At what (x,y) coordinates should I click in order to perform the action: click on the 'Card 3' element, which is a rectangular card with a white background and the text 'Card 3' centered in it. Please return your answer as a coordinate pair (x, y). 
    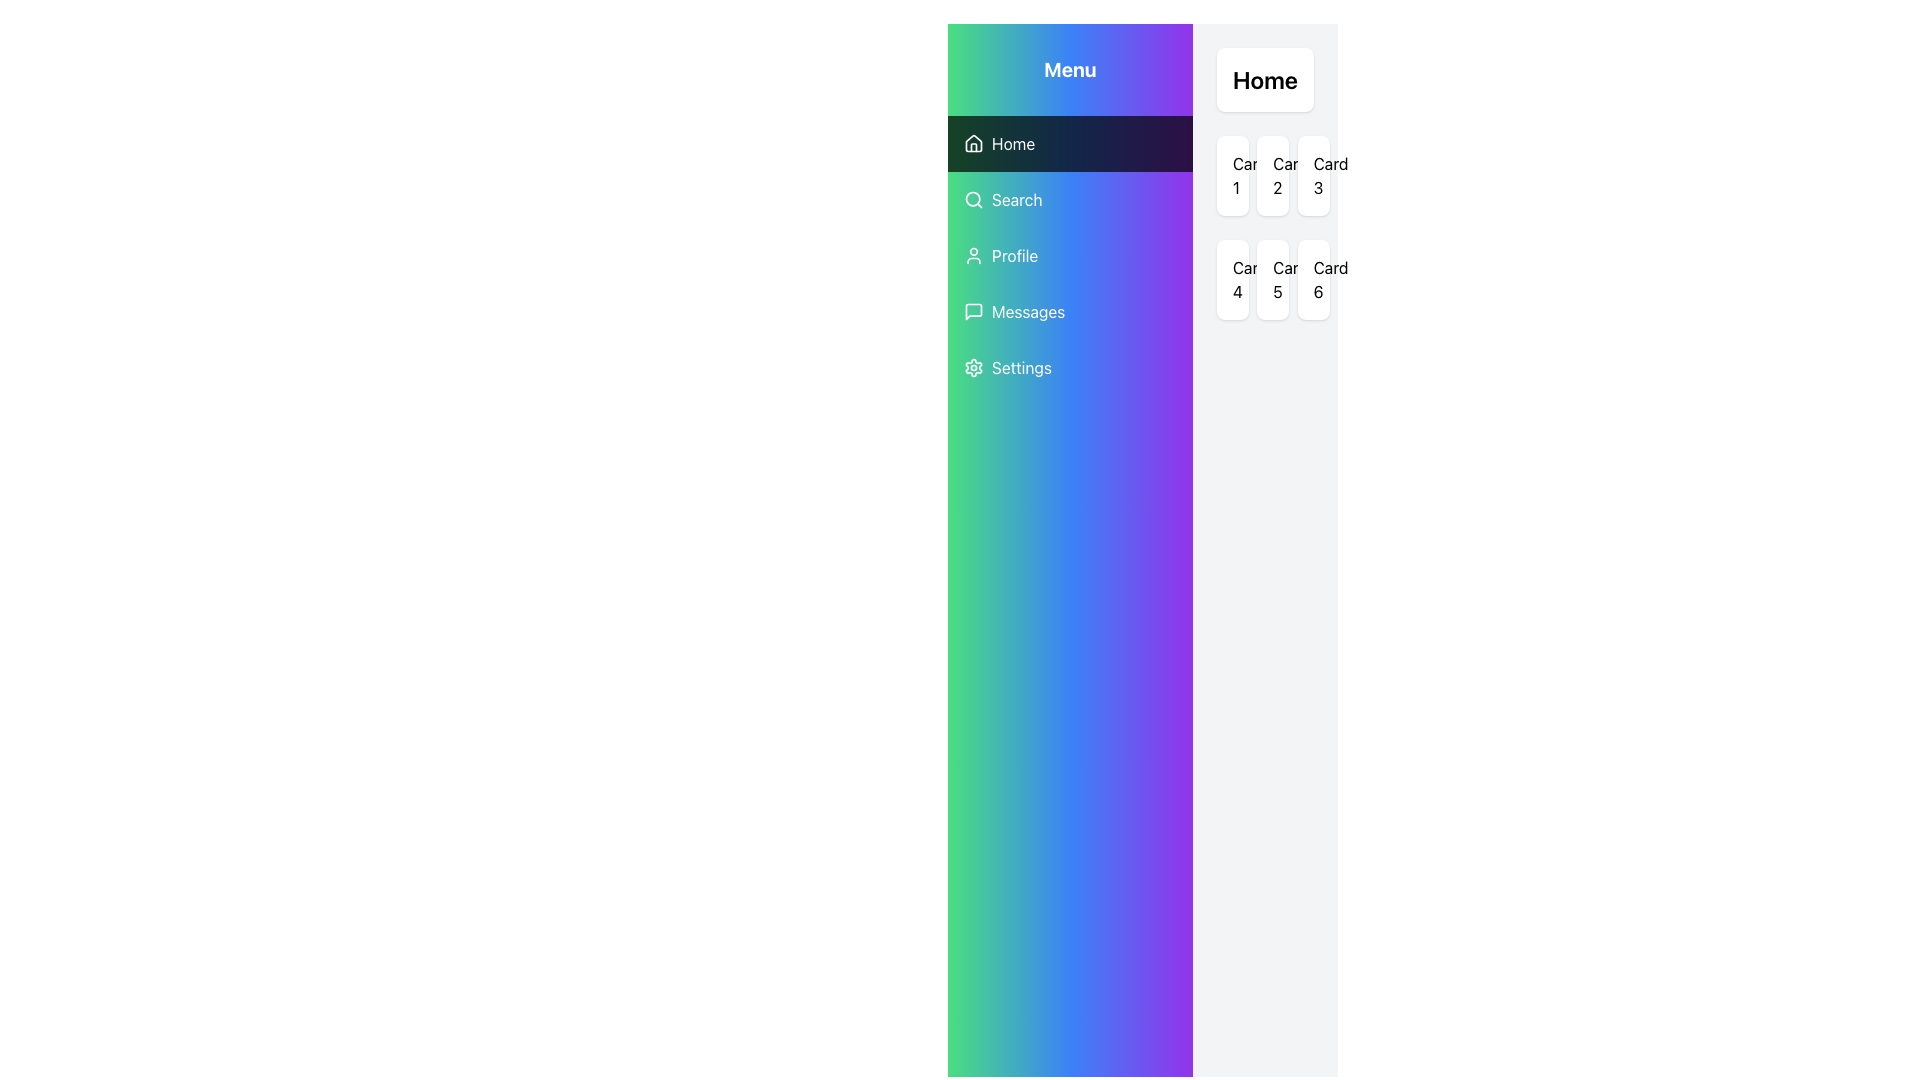
    Looking at the image, I should click on (1313, 175).